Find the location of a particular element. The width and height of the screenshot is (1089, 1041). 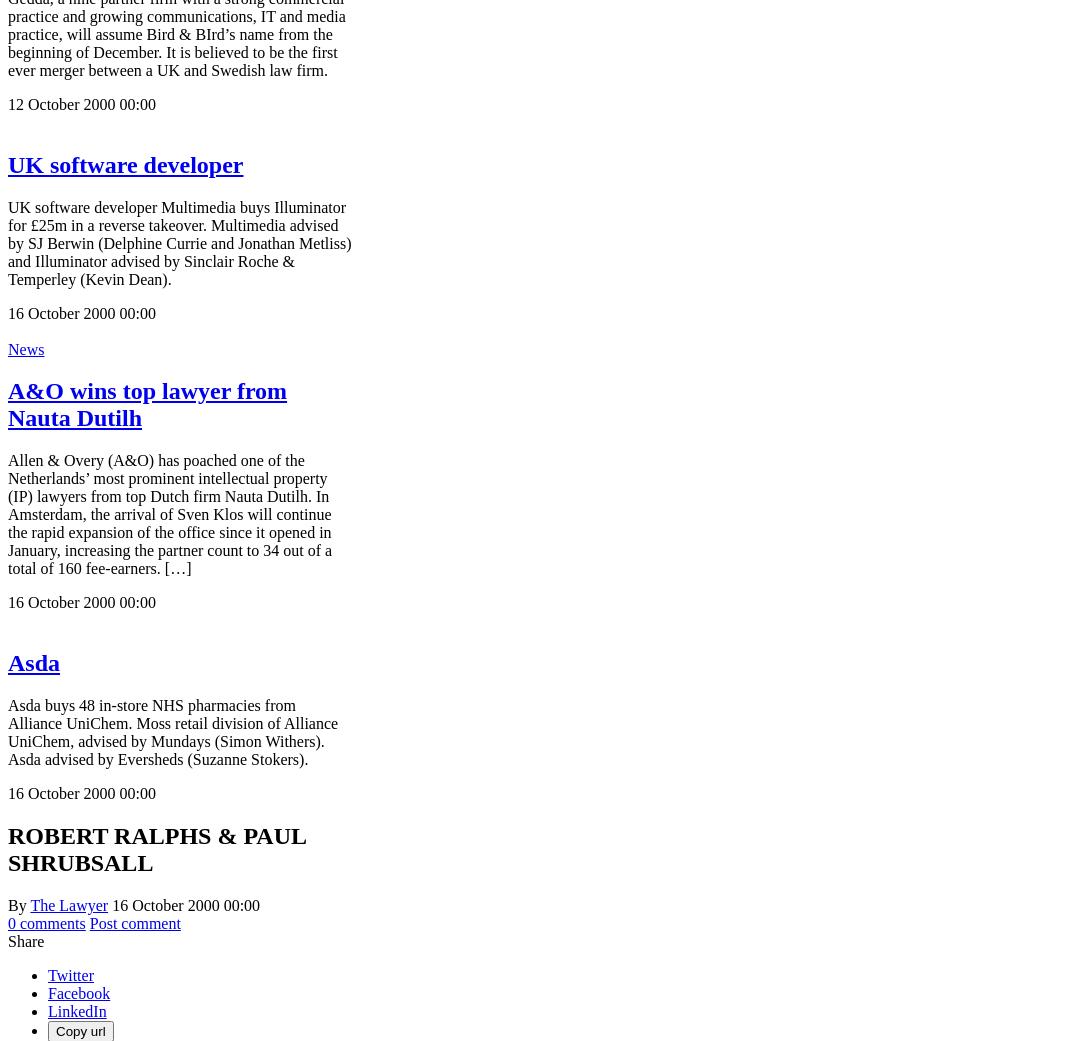

'UK software developer Multimedia buys Illuminator for £25m in a reverse takeover. Multimedia advised by SJ Berwin (Delphine Currie and Jonathan Metliss) and Illuminator advised by Sinclair Roche & Temperley (Kevin Dean).' is located at coordinates (179, 241).